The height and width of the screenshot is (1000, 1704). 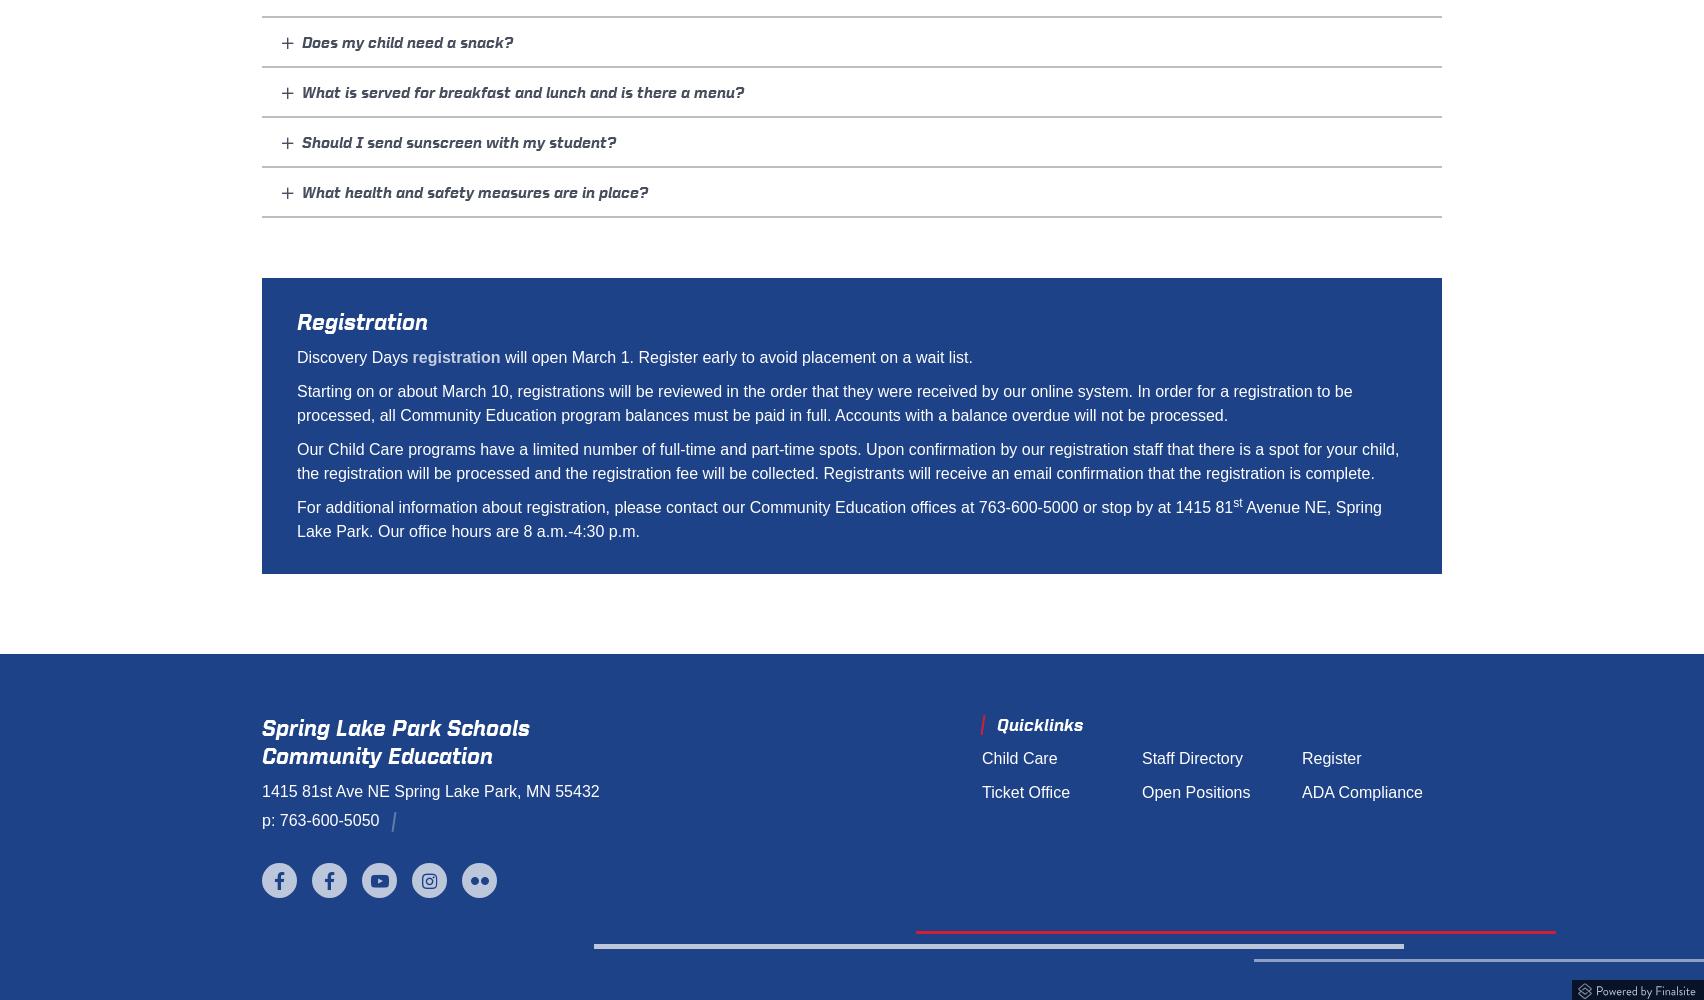 What do you see at coordinates (554, 791) in the screenshot?
I see `'55432'` at bounding box center [554, 791].